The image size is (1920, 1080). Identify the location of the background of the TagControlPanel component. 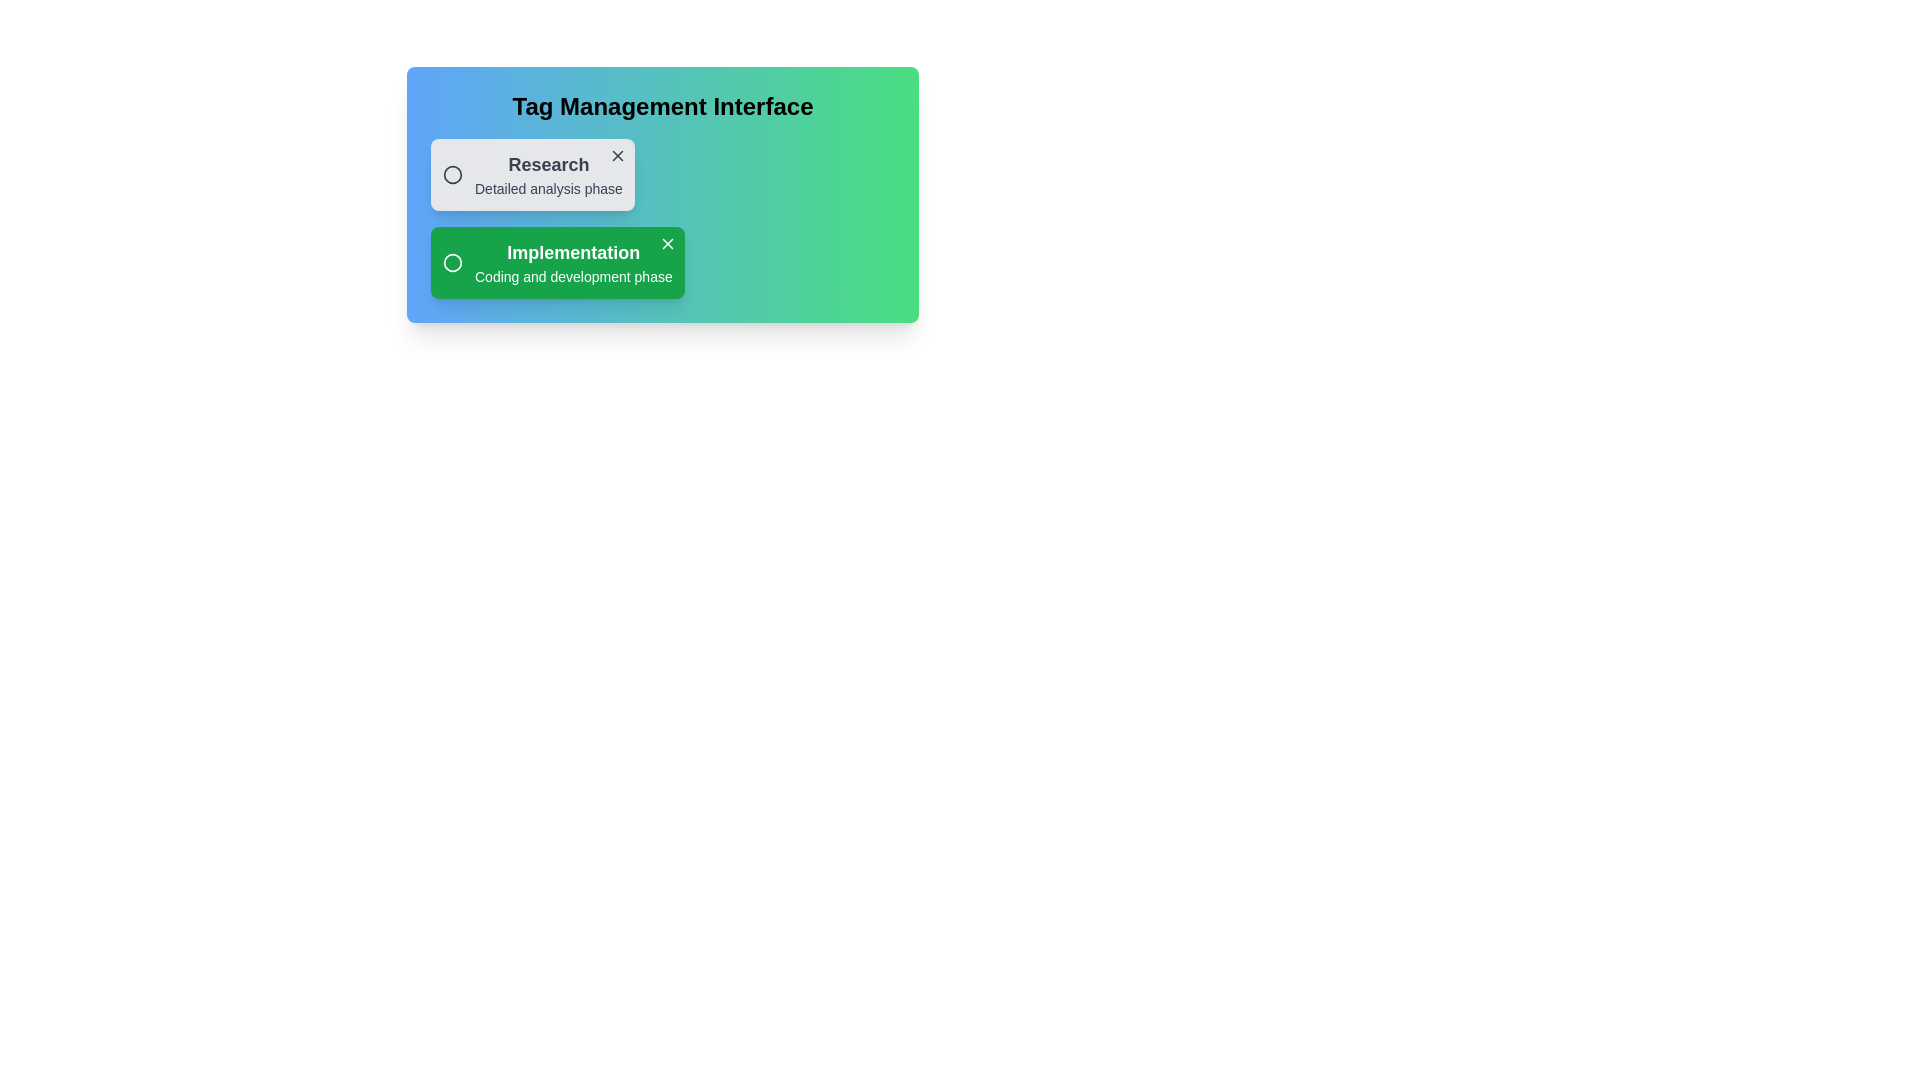
(767, 253).